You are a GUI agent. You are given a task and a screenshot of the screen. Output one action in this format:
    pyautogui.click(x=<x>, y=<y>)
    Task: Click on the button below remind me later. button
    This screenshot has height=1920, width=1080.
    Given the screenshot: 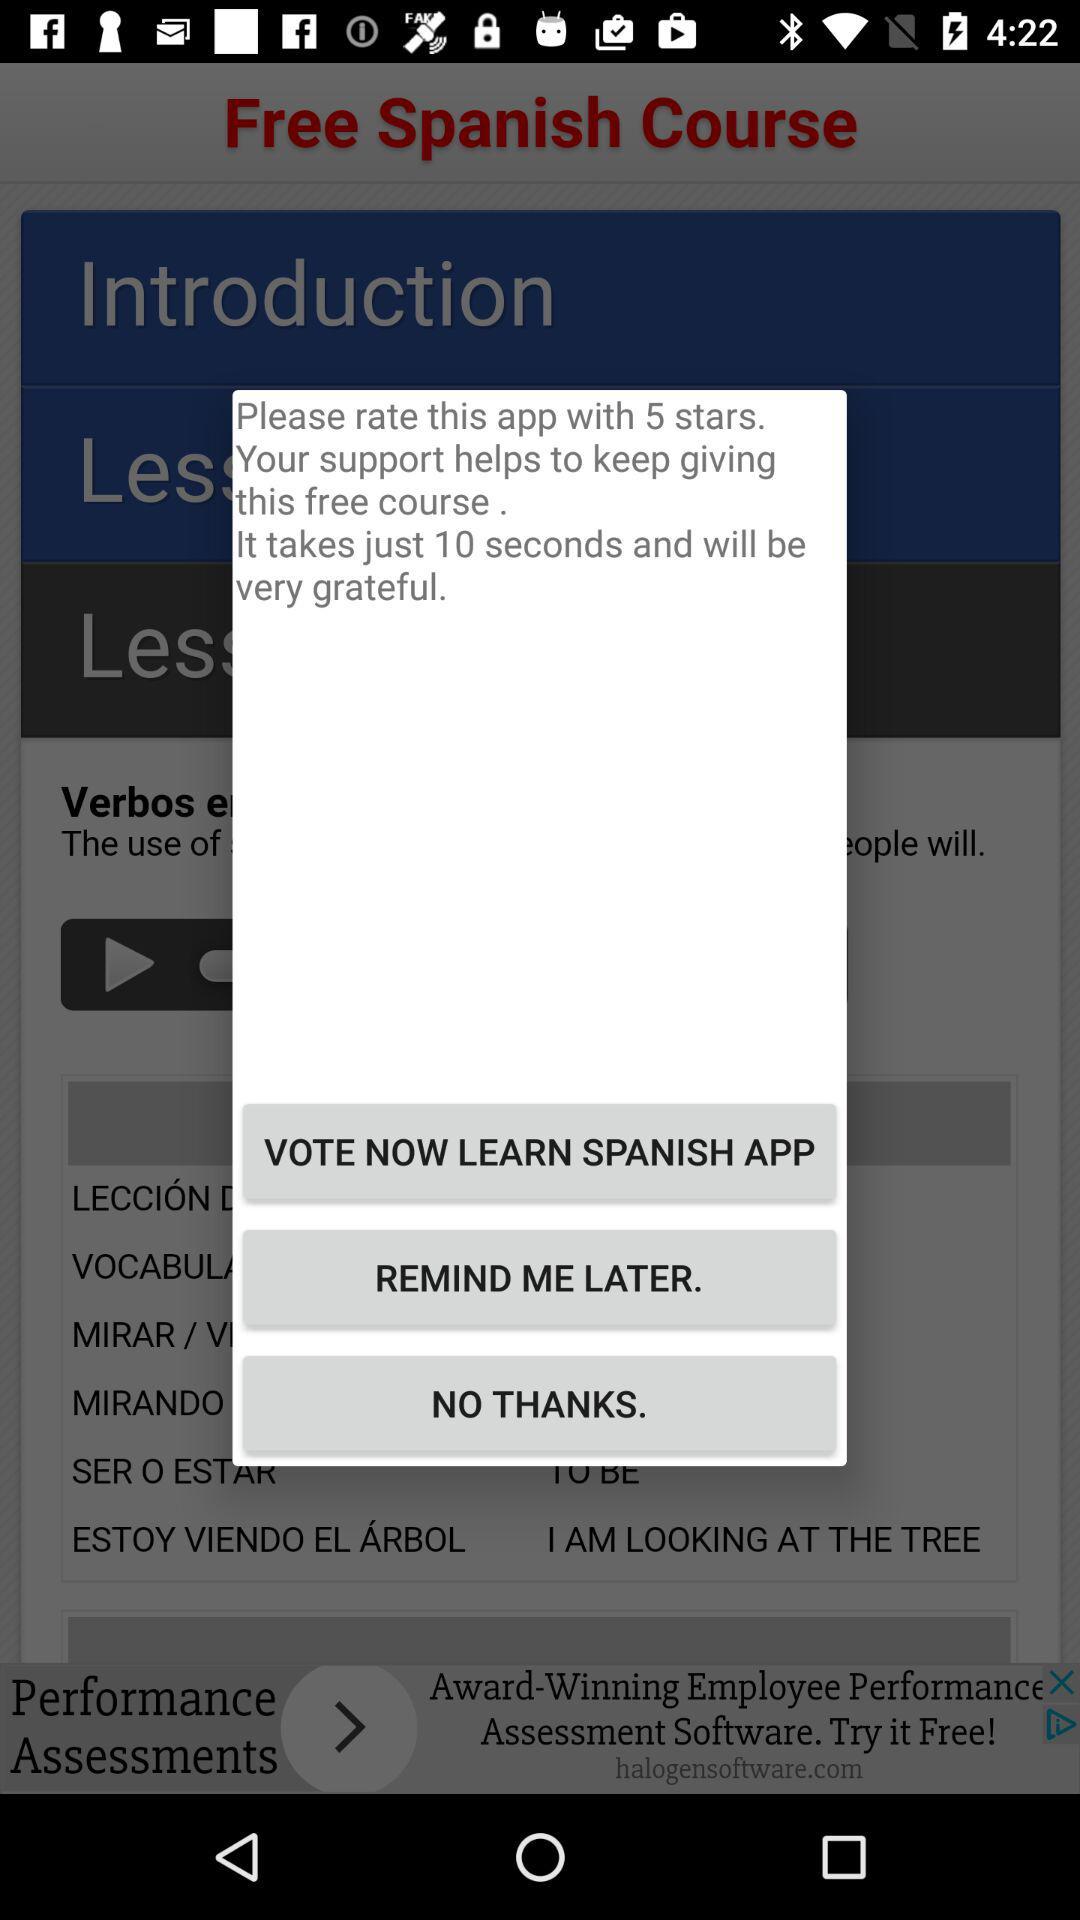 What is the action you would take?
    pyautogui.click(x=538, y=1402)
    